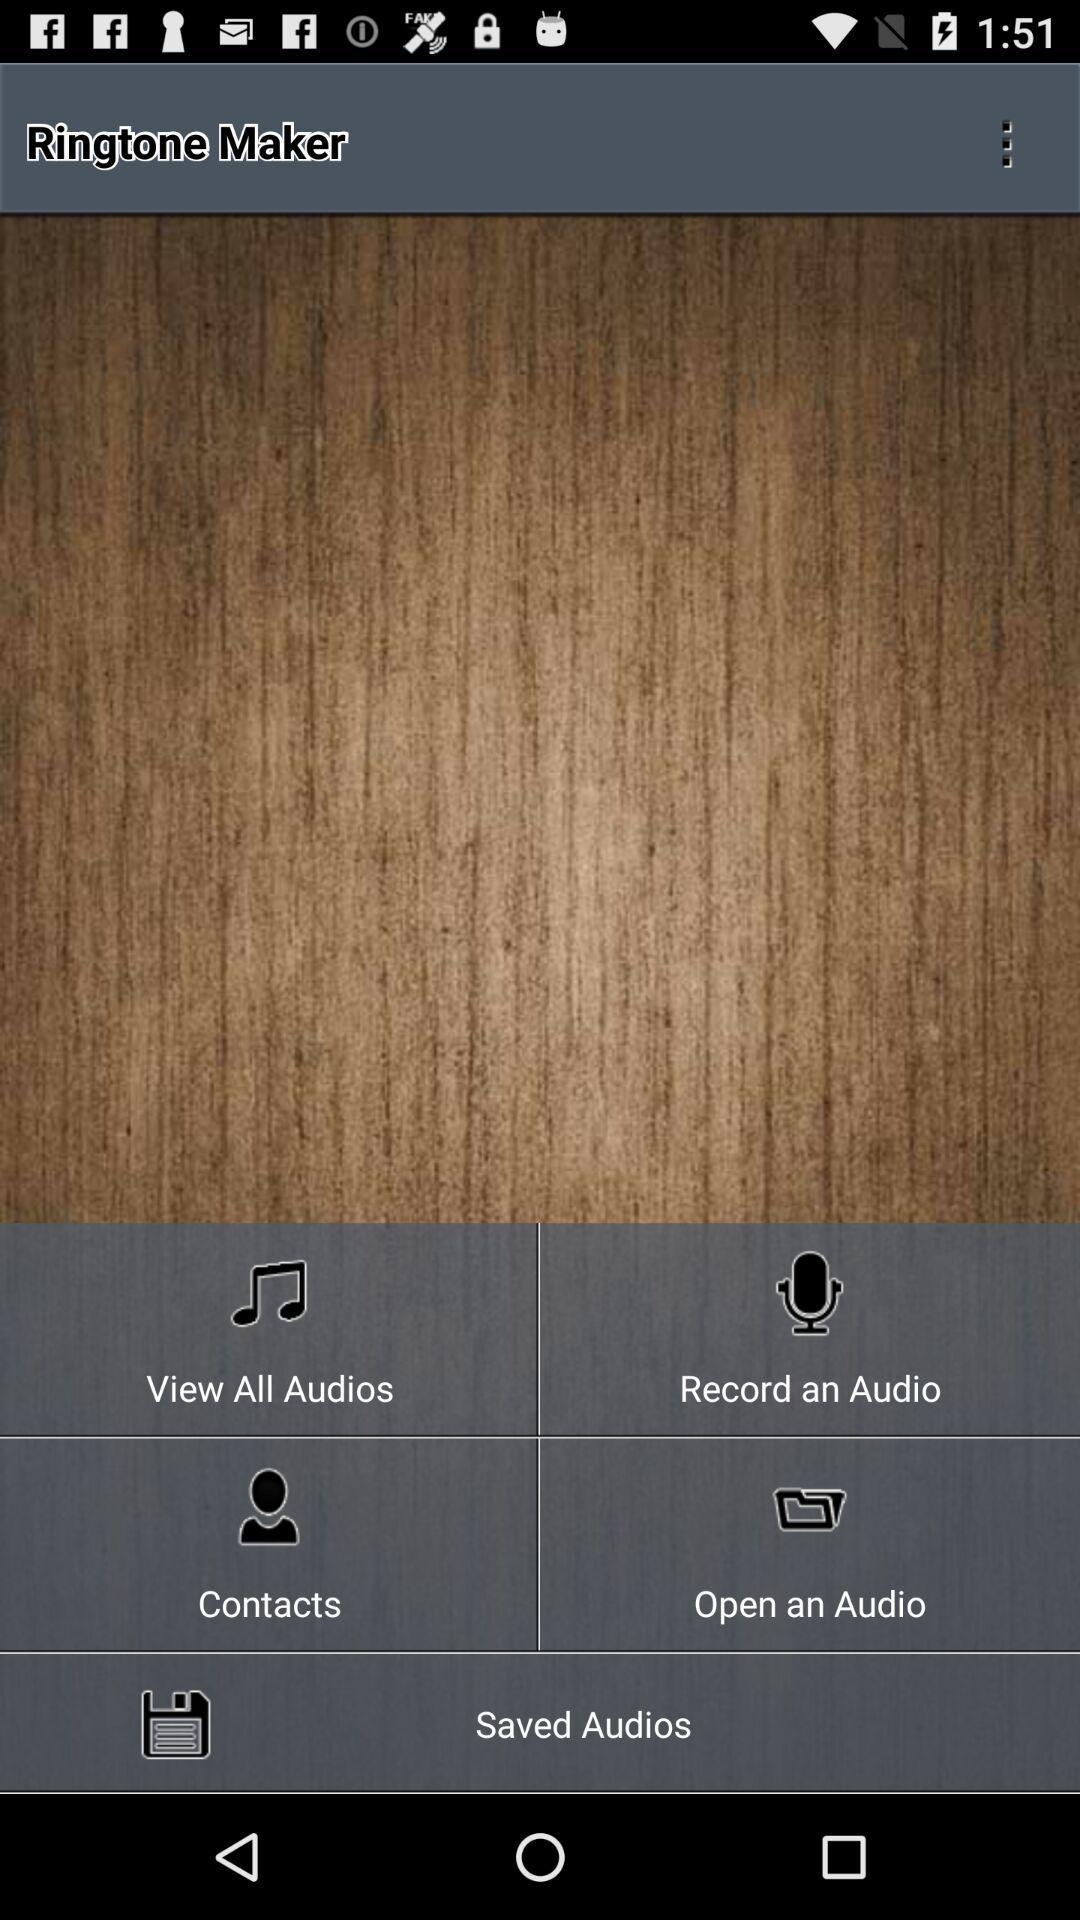 This screenshot has width=1080, height=1920. What do you see at coordinates (540, 1722) in the screenshot?
I see `the icon below the contacts icon` at bounding box center [540, 1722].